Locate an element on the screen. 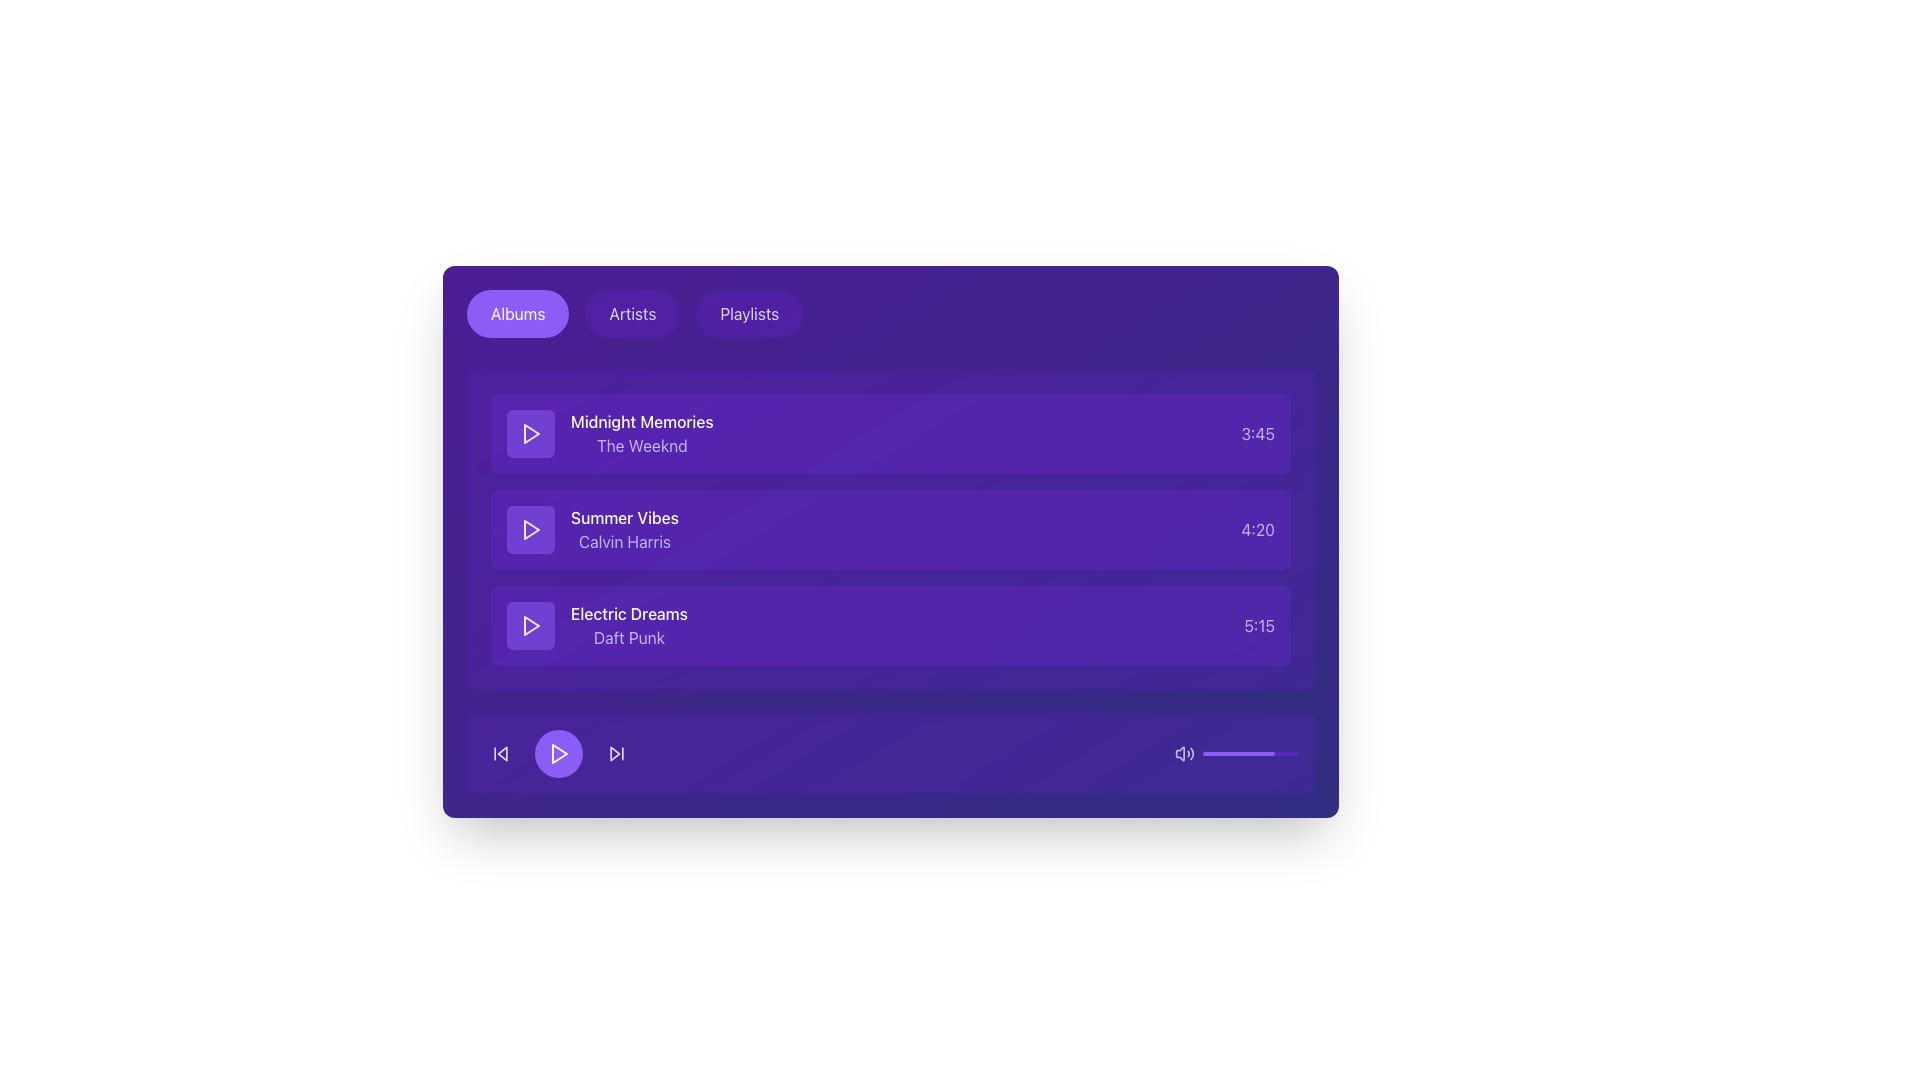  the volume level is located at coordinates (1272, 753).